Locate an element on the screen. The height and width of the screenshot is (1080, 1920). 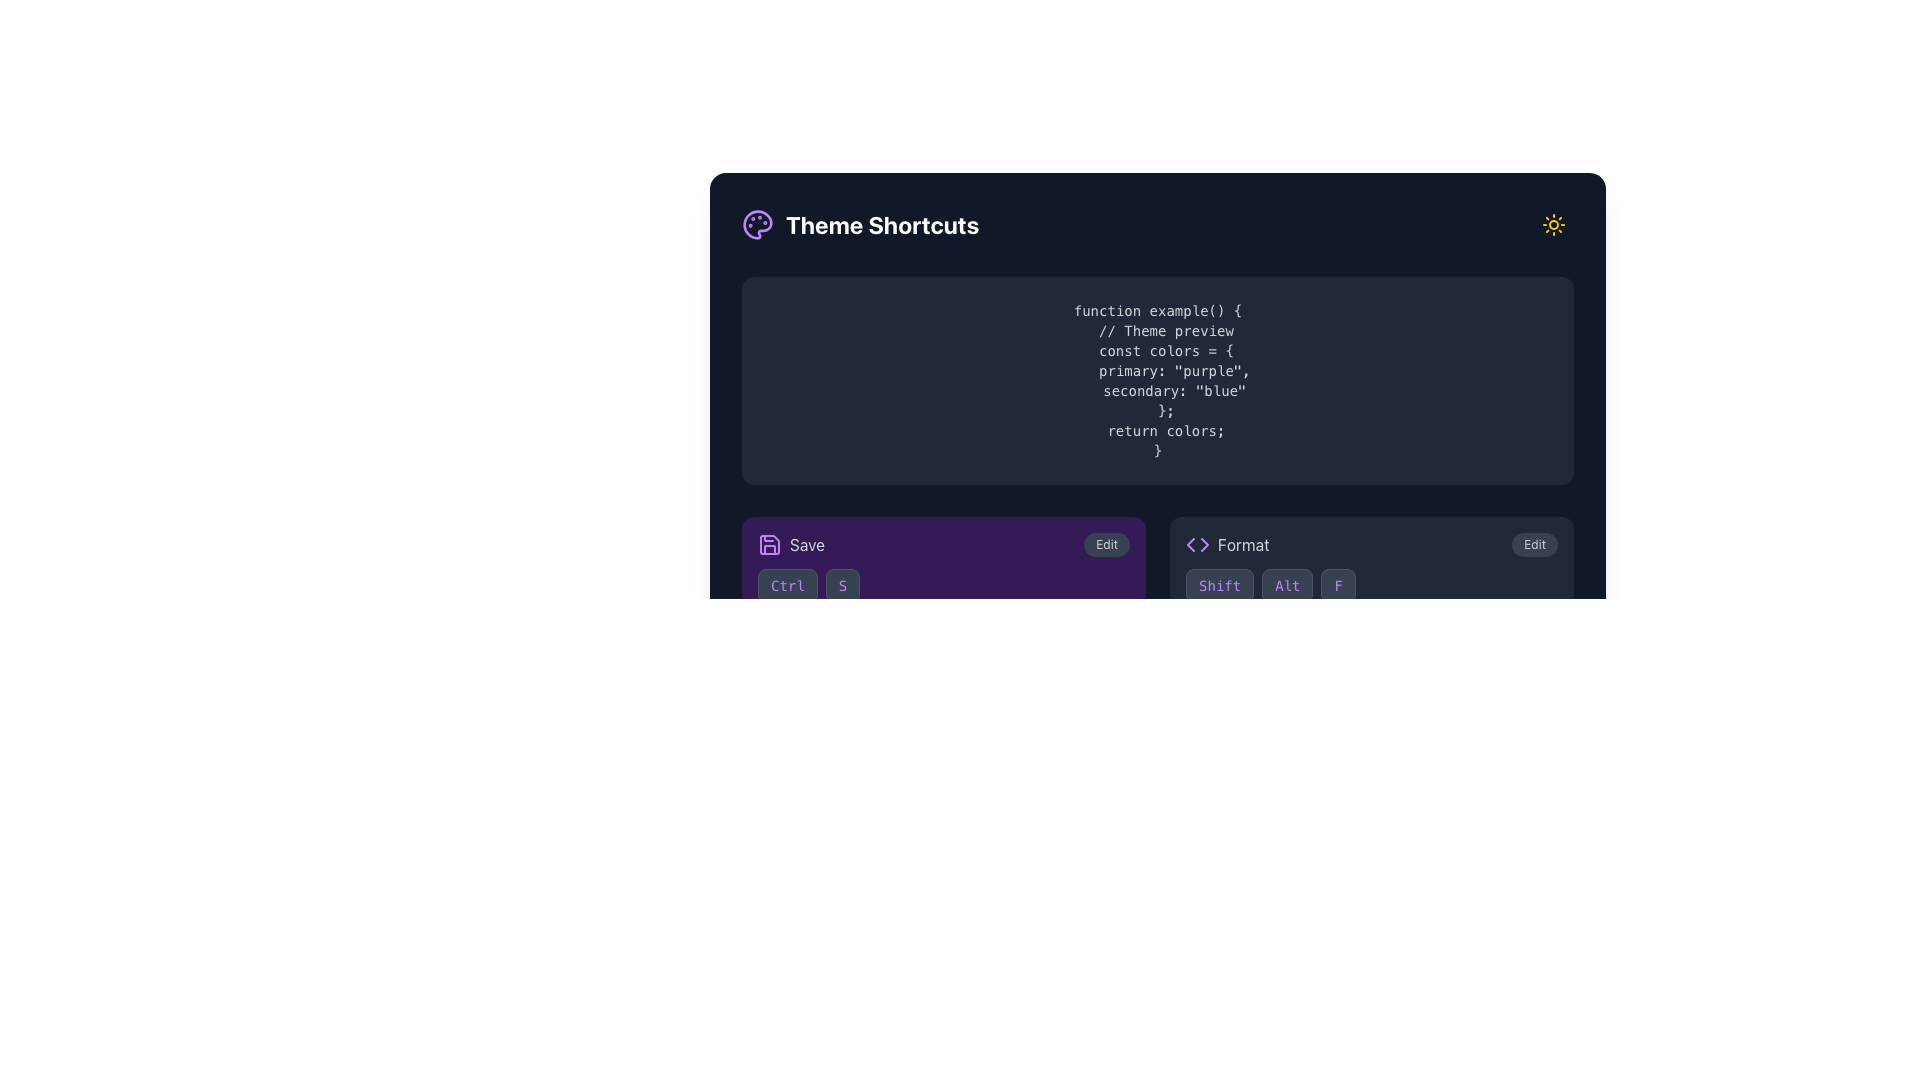
the purple save icon, which is styled like a floppy disk and located to the left of the text 'Save' is located at coordinates (768, 544).